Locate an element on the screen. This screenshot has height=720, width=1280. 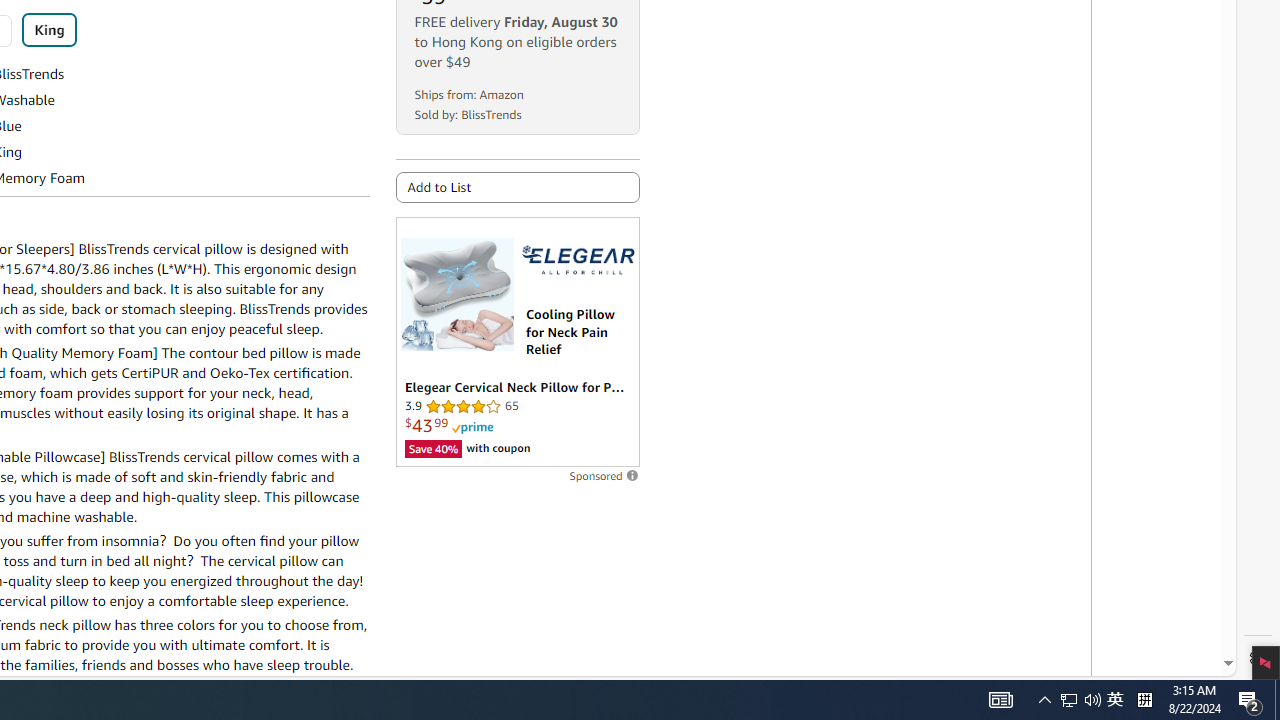
'Logo' is located at coordinates (576, 259).